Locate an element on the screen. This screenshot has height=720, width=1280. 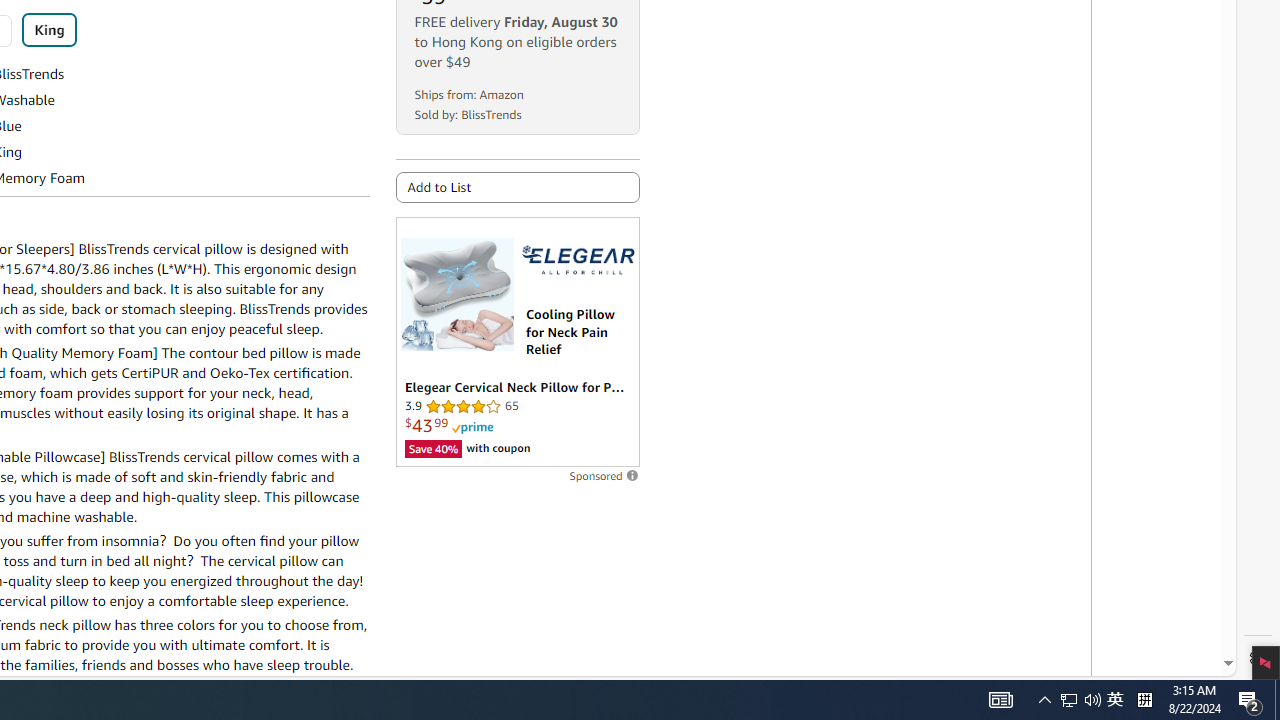
'Logo' is located at coordinates (576, 259).